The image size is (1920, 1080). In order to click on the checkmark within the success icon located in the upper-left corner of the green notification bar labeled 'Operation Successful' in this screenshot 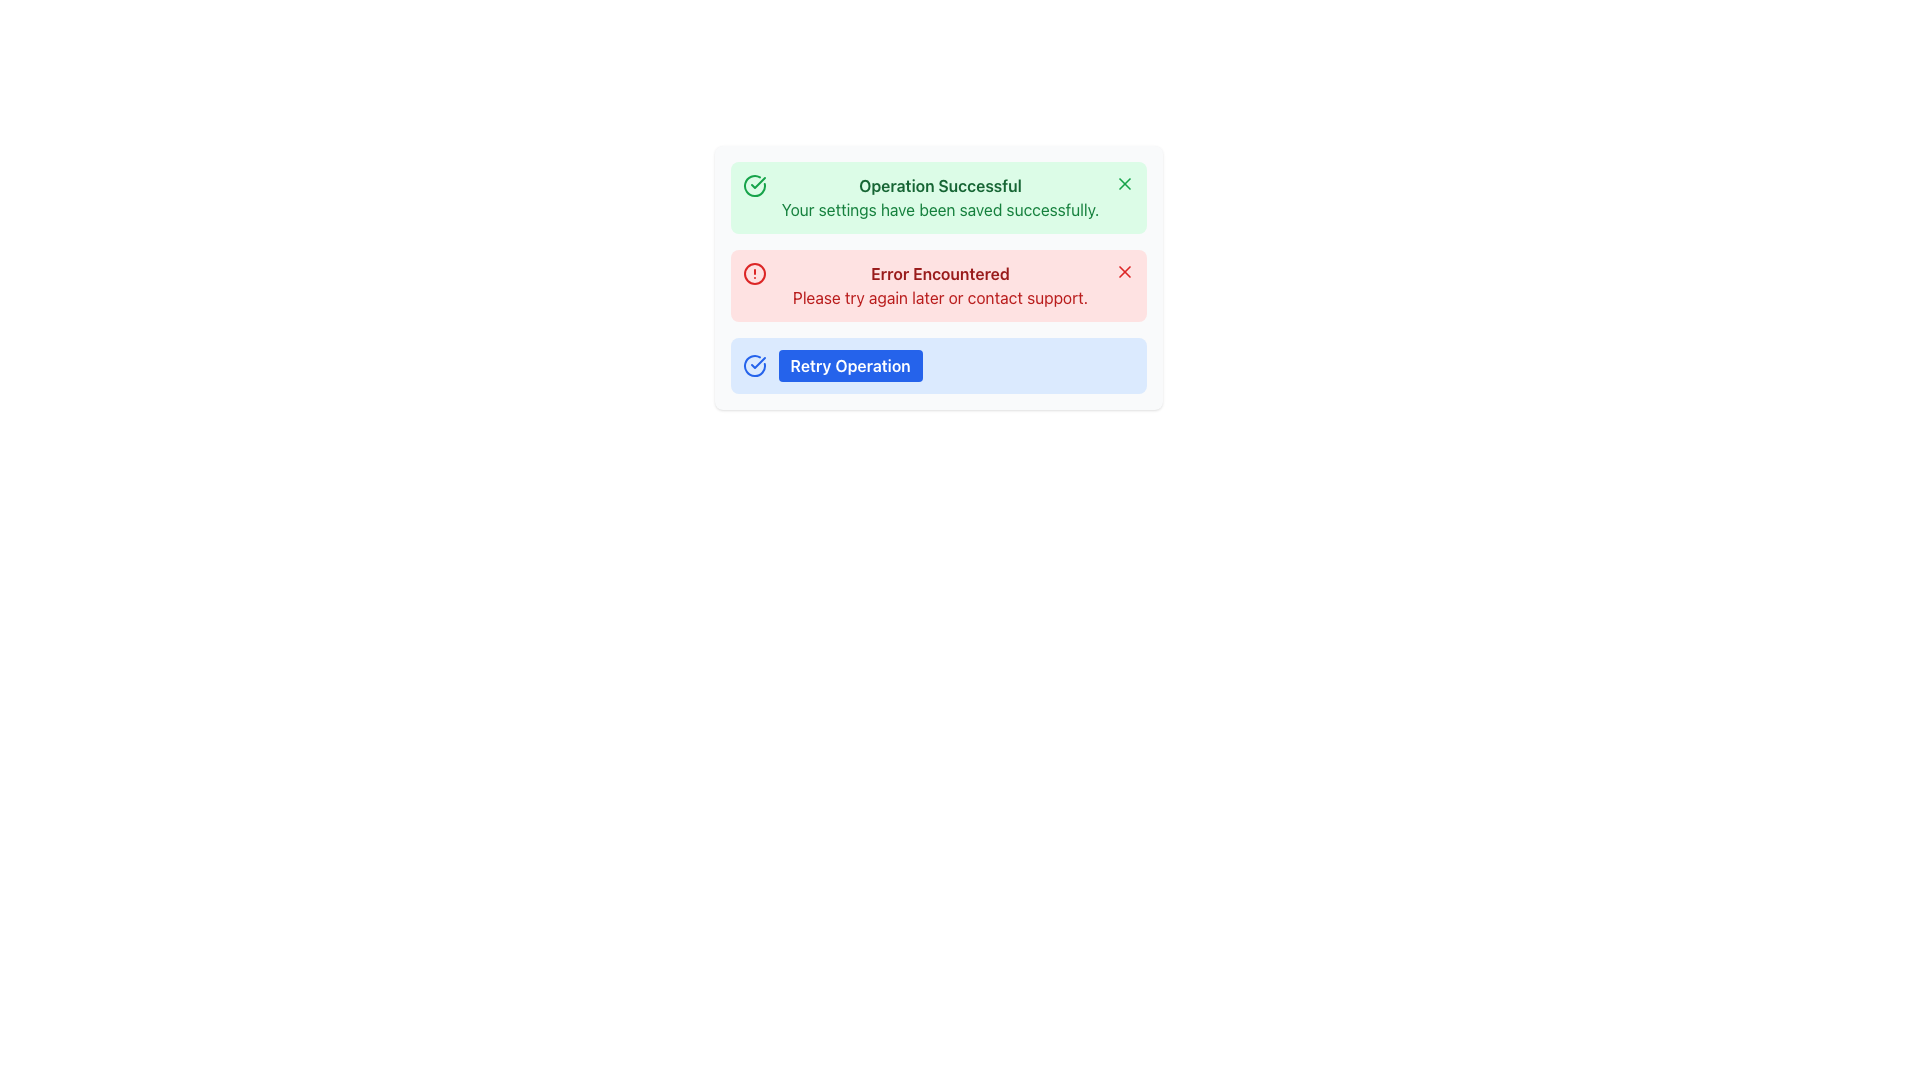, I will do `click(757, 362)`.